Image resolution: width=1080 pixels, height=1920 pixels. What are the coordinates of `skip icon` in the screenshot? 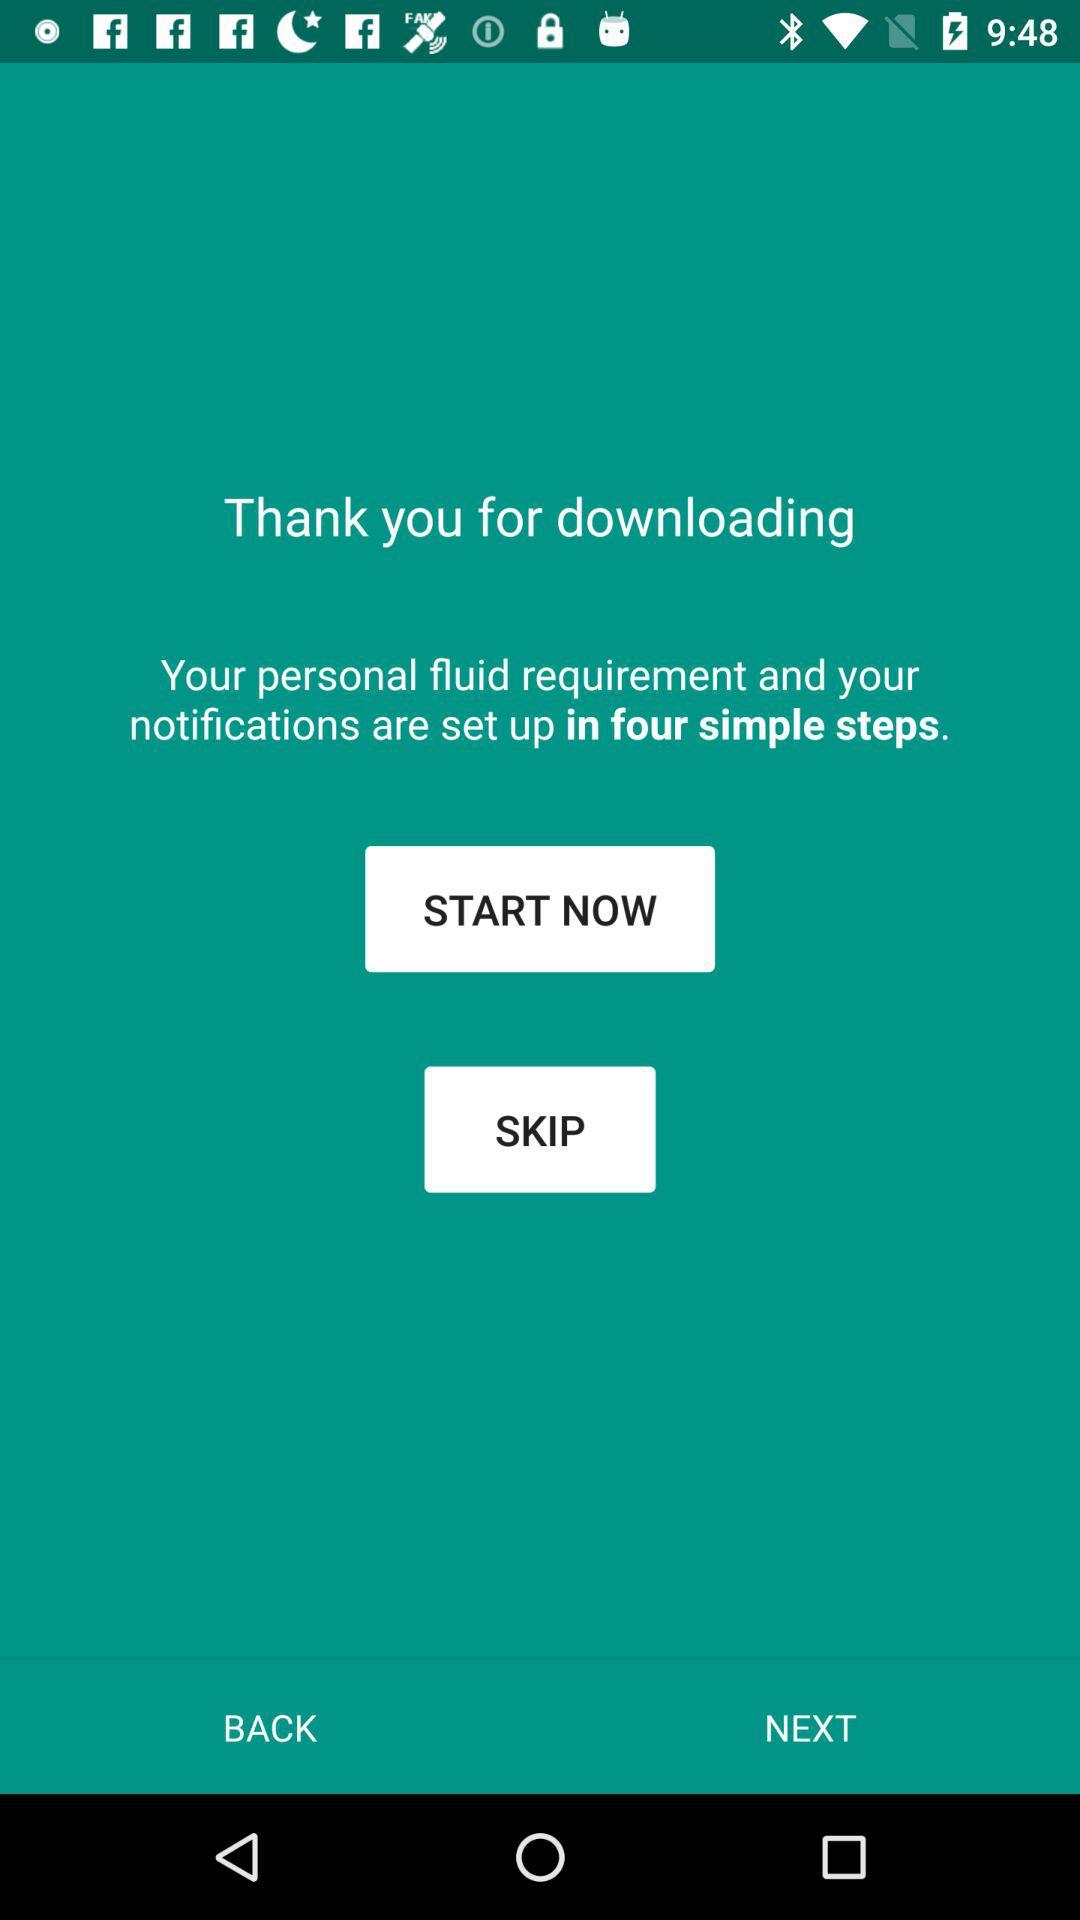 It's located at (540, 1129).